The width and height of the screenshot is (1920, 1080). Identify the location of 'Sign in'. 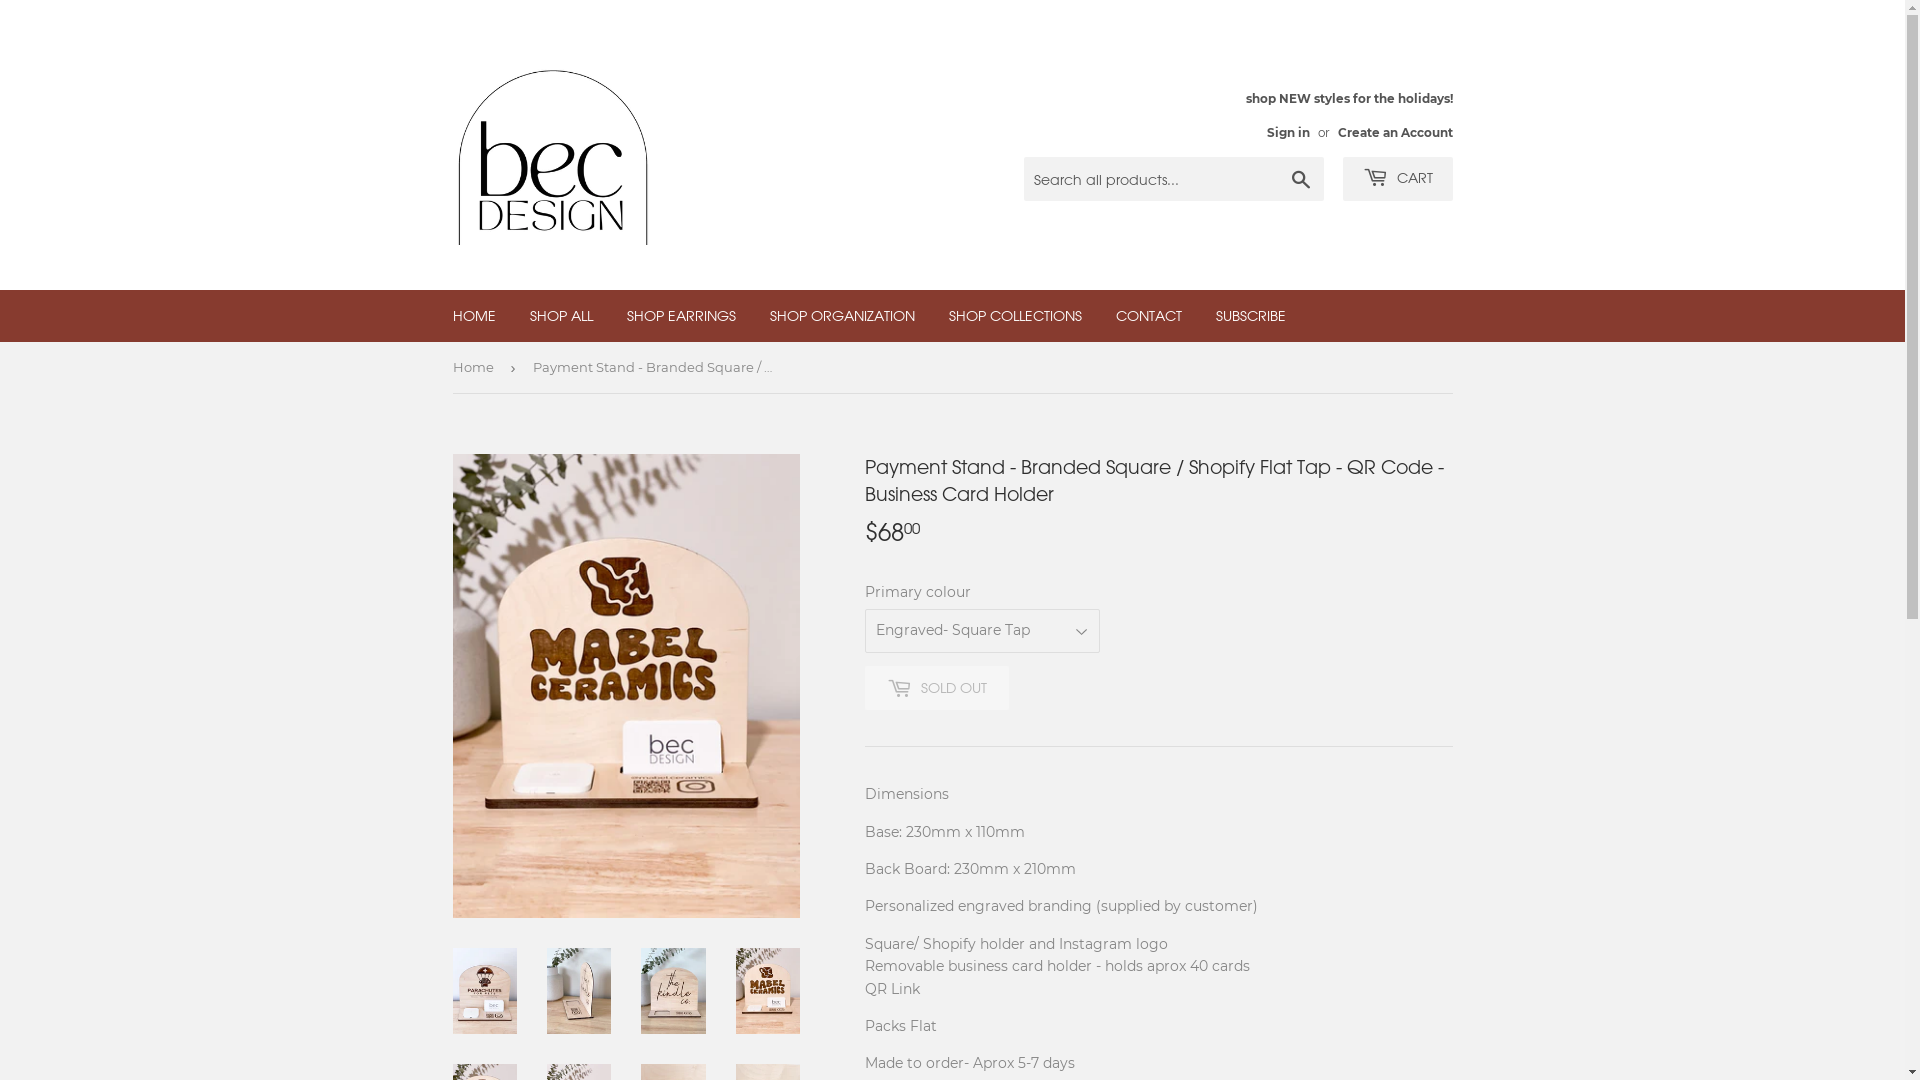
(1287, 132).